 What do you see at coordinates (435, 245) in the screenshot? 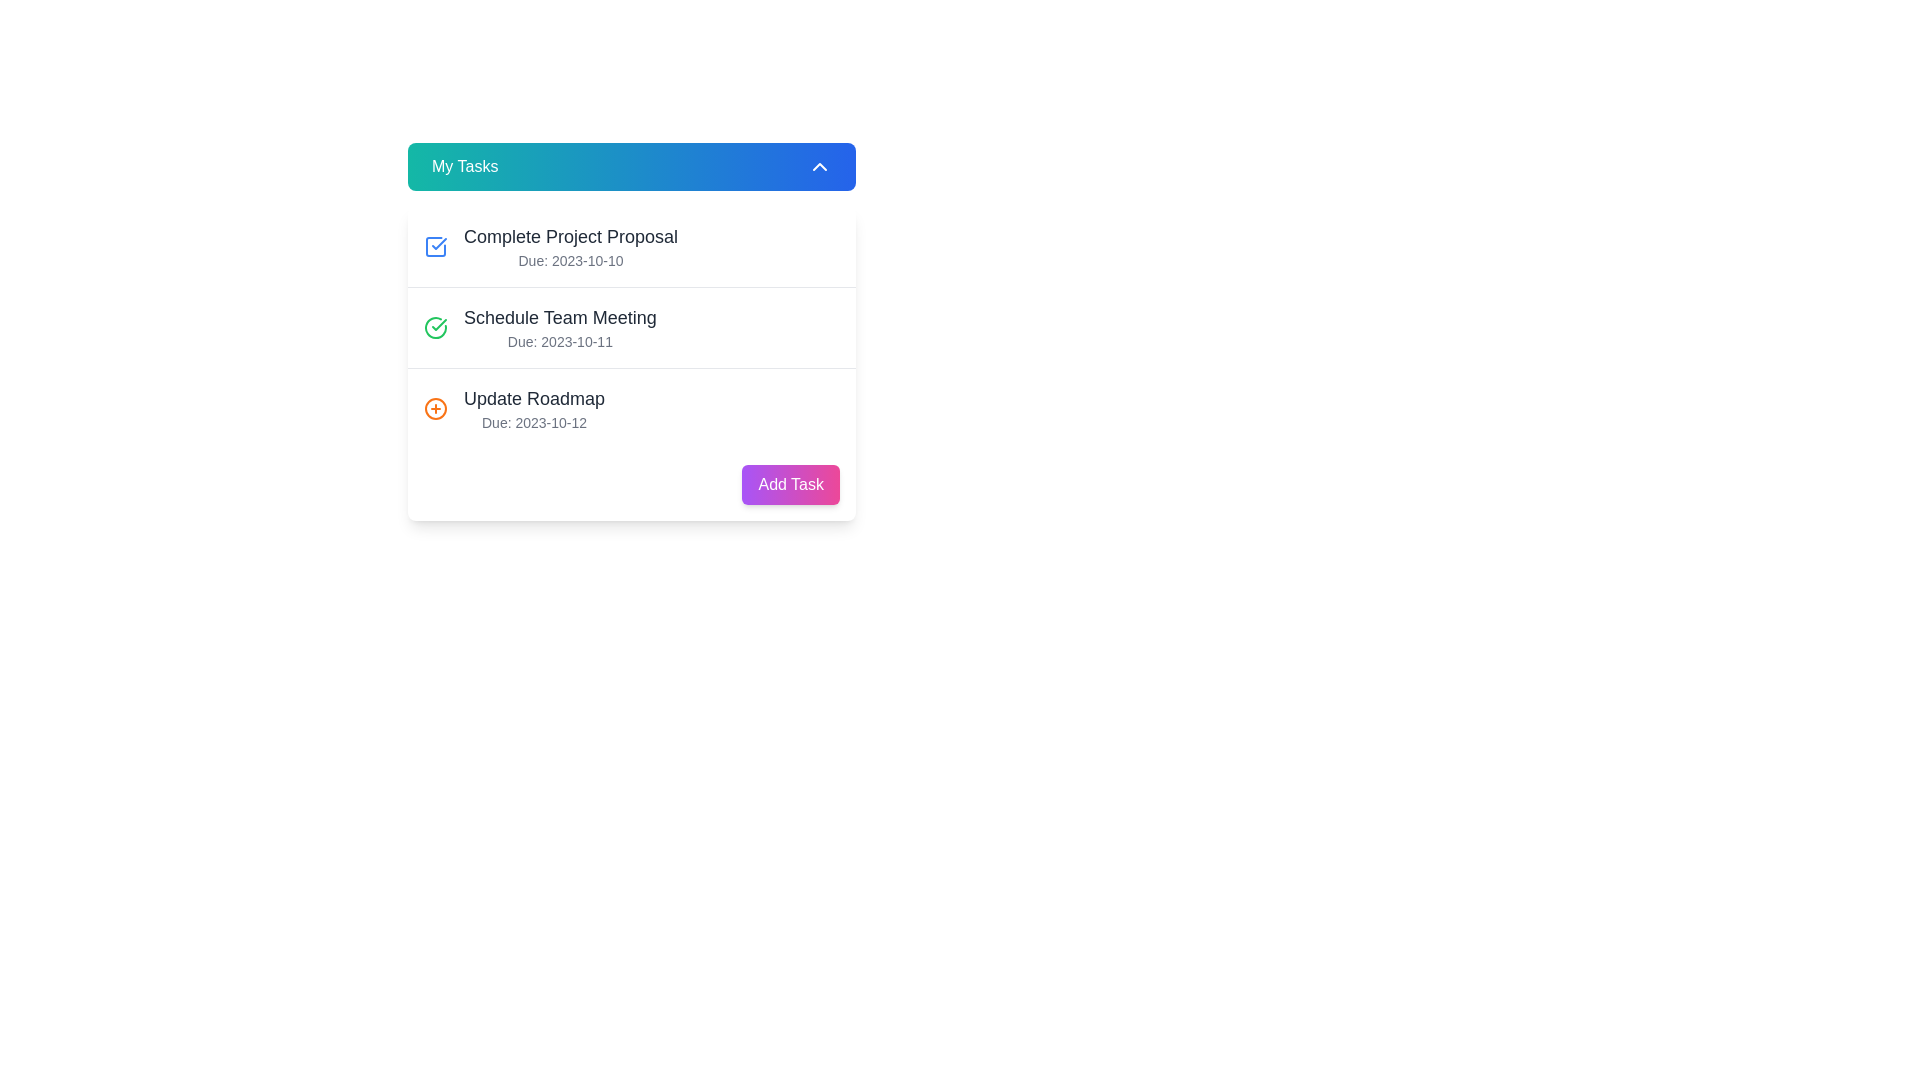
I see `the icon that signifies the 'Complete Project Proposal' task has been marked as completed to change its state` at bounding box center [435, 245].